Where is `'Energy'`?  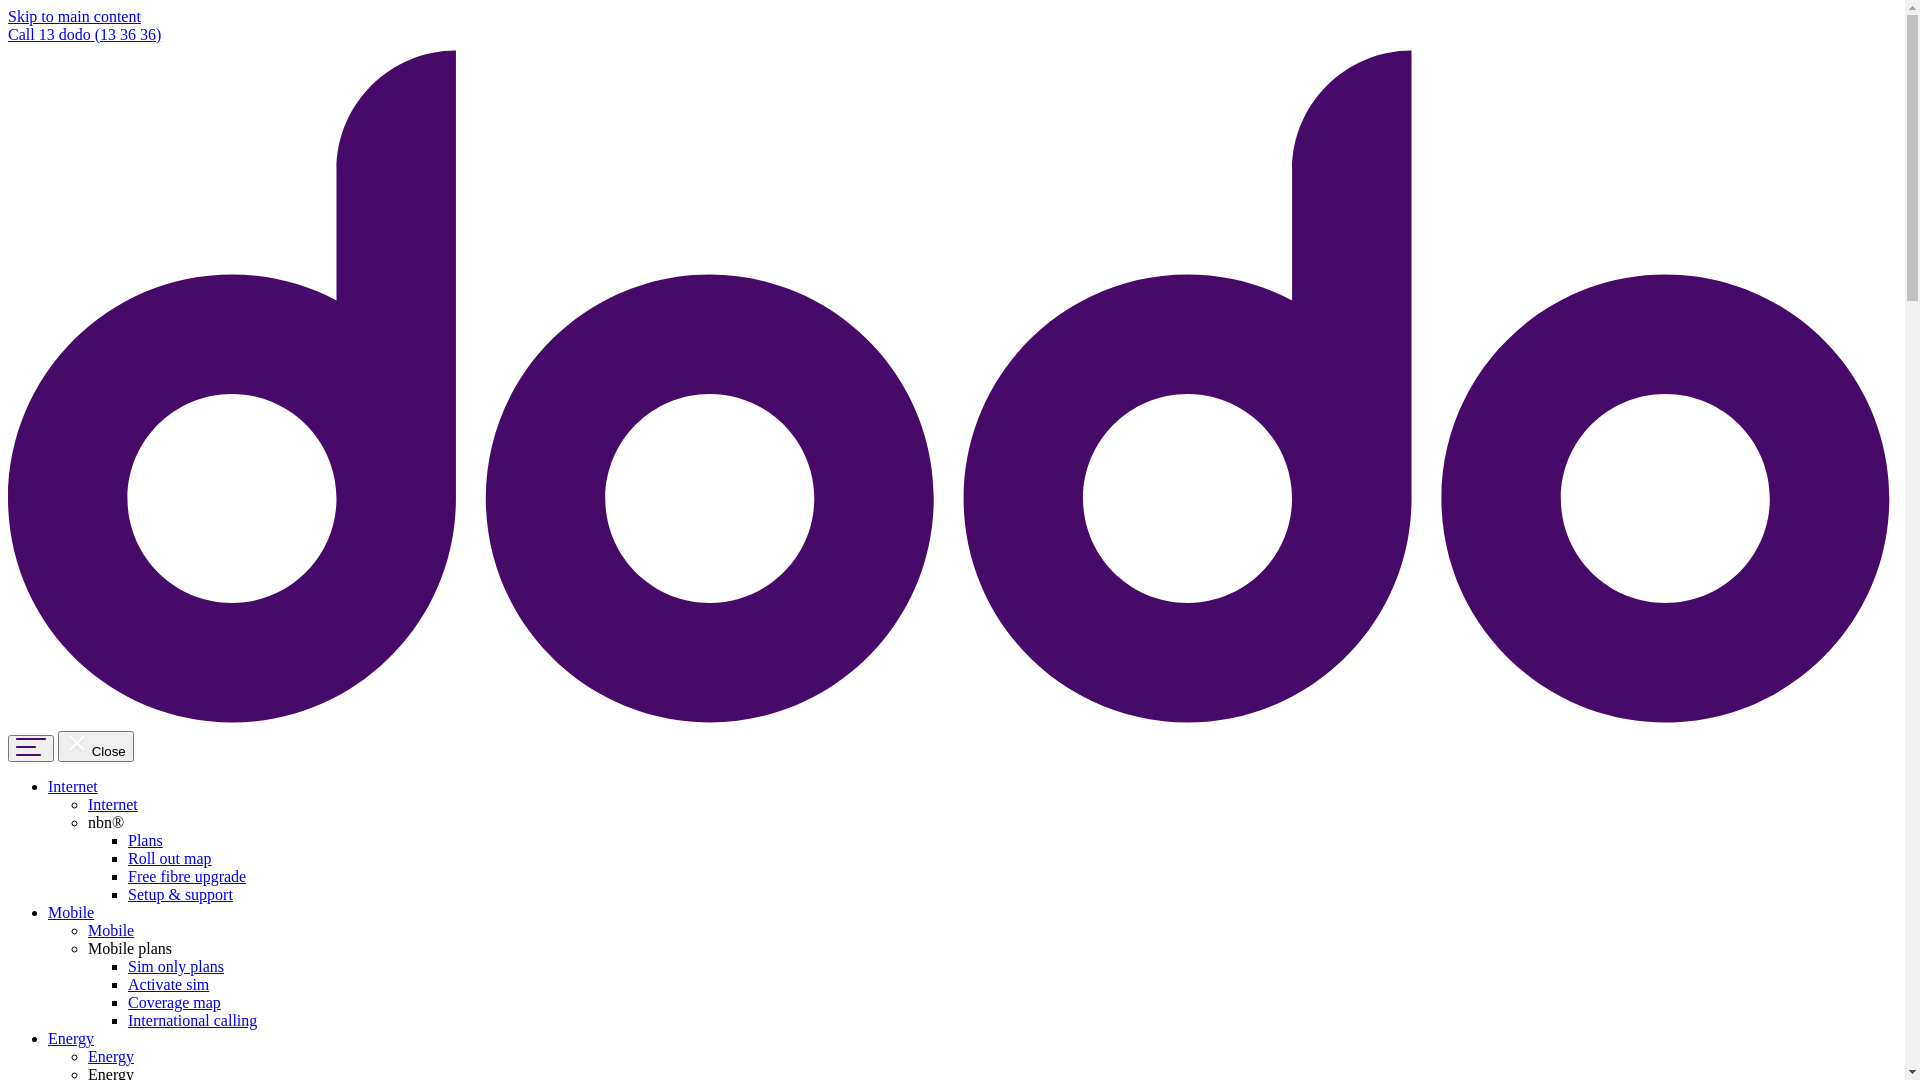
'Energy' is located at coordinates (71, 1037).